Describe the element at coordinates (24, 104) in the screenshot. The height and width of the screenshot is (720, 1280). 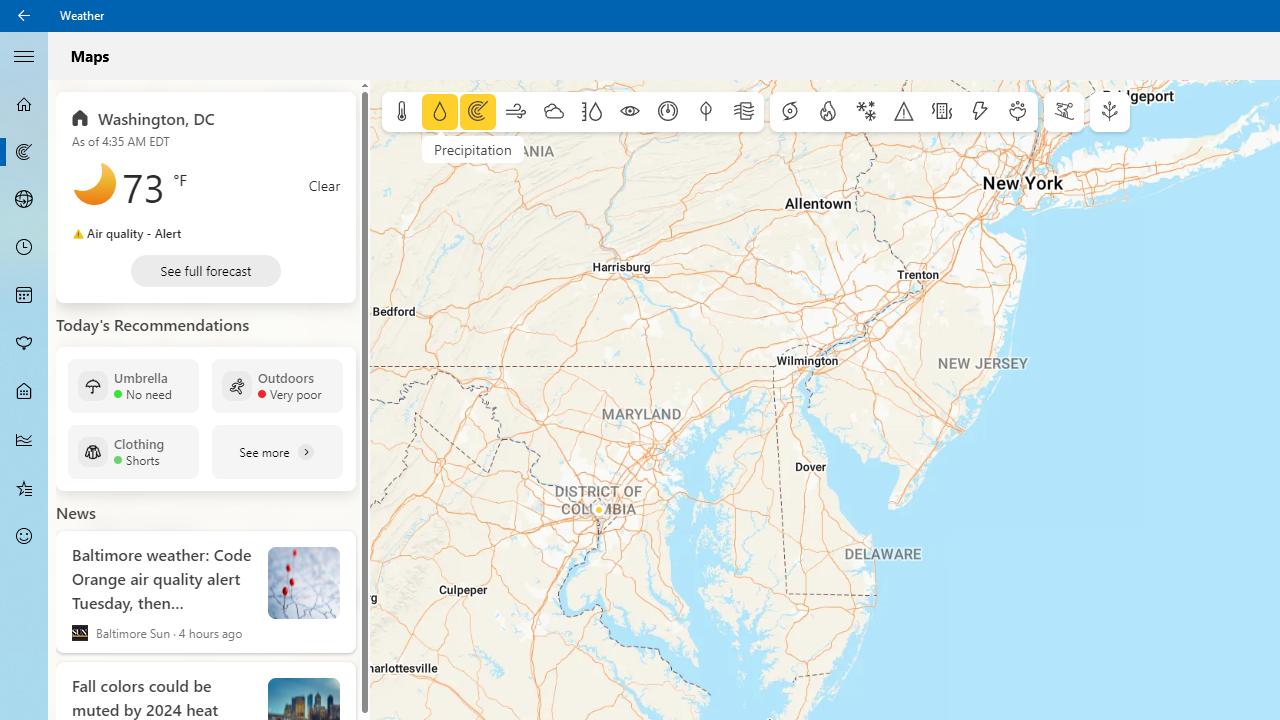
I see `'Forecast - Not Selected'` at that location.